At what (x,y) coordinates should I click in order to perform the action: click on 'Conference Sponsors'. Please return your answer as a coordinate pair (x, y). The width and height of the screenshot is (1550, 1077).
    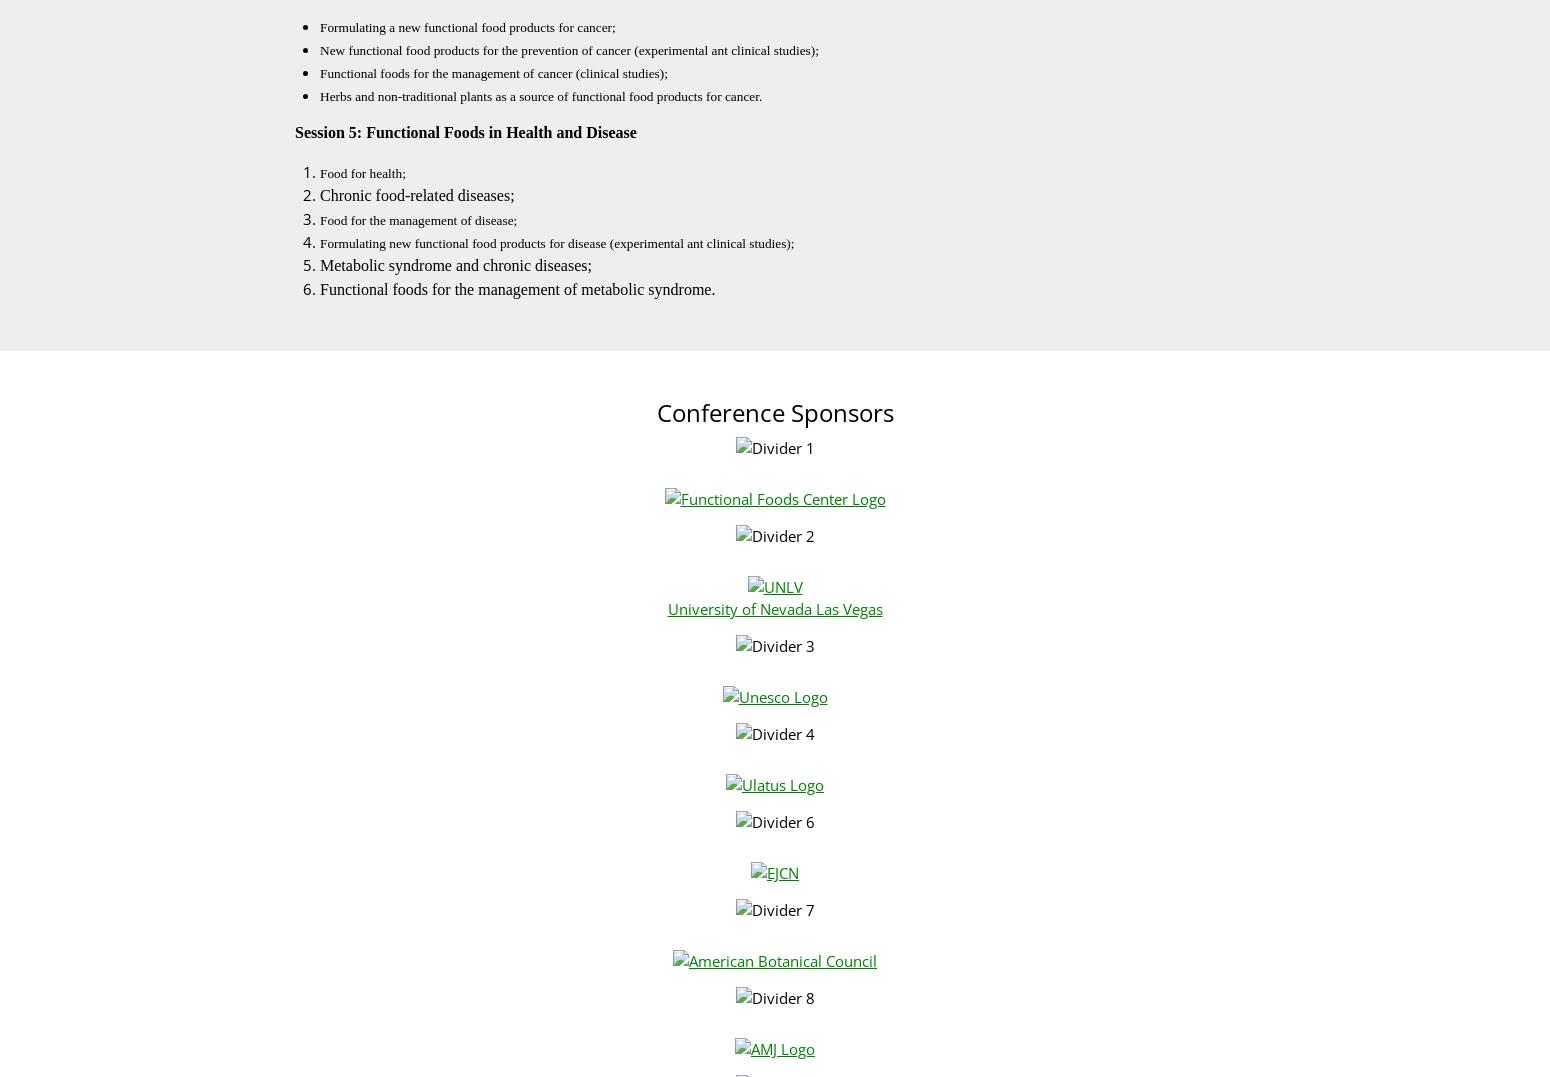
    Looking at the image, I should click on (774, 412).